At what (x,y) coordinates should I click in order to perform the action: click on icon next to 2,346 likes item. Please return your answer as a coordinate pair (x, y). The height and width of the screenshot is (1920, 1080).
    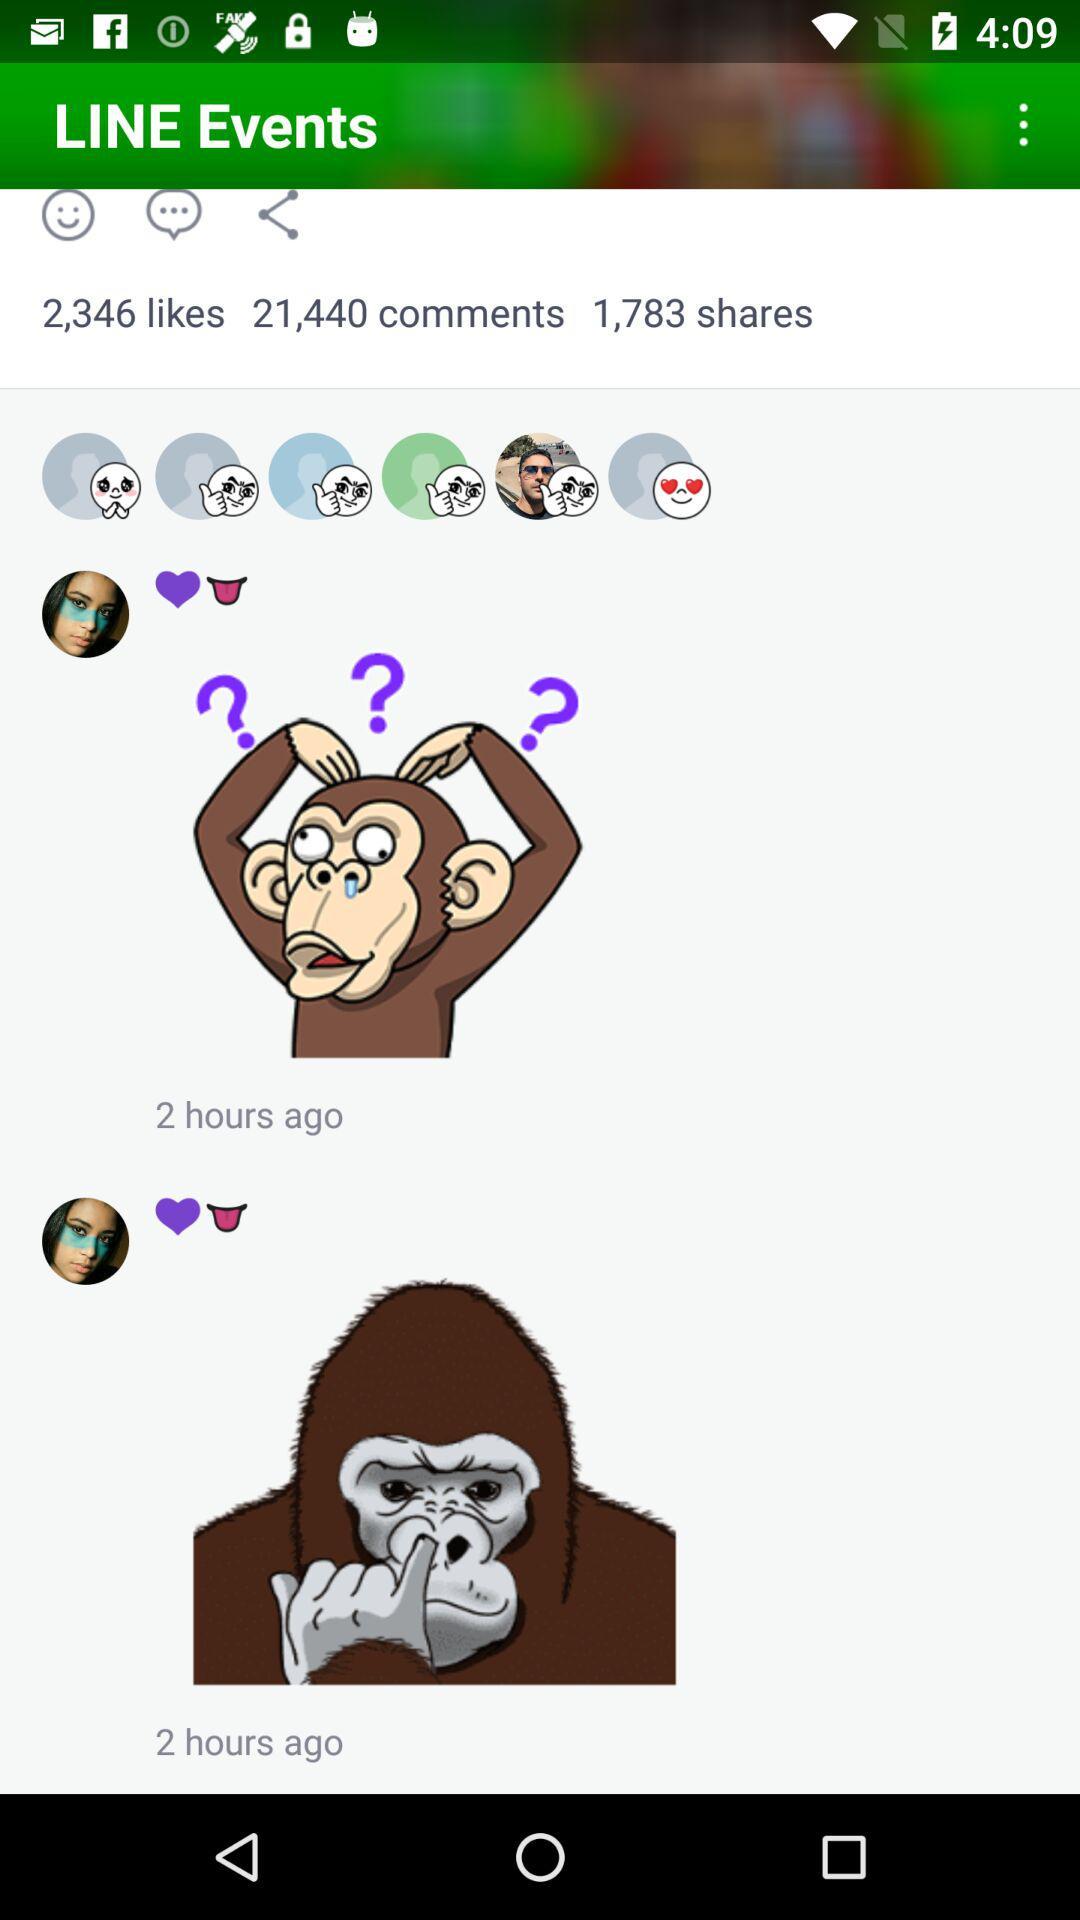
    Looking at the image, I should click on (407, 312).